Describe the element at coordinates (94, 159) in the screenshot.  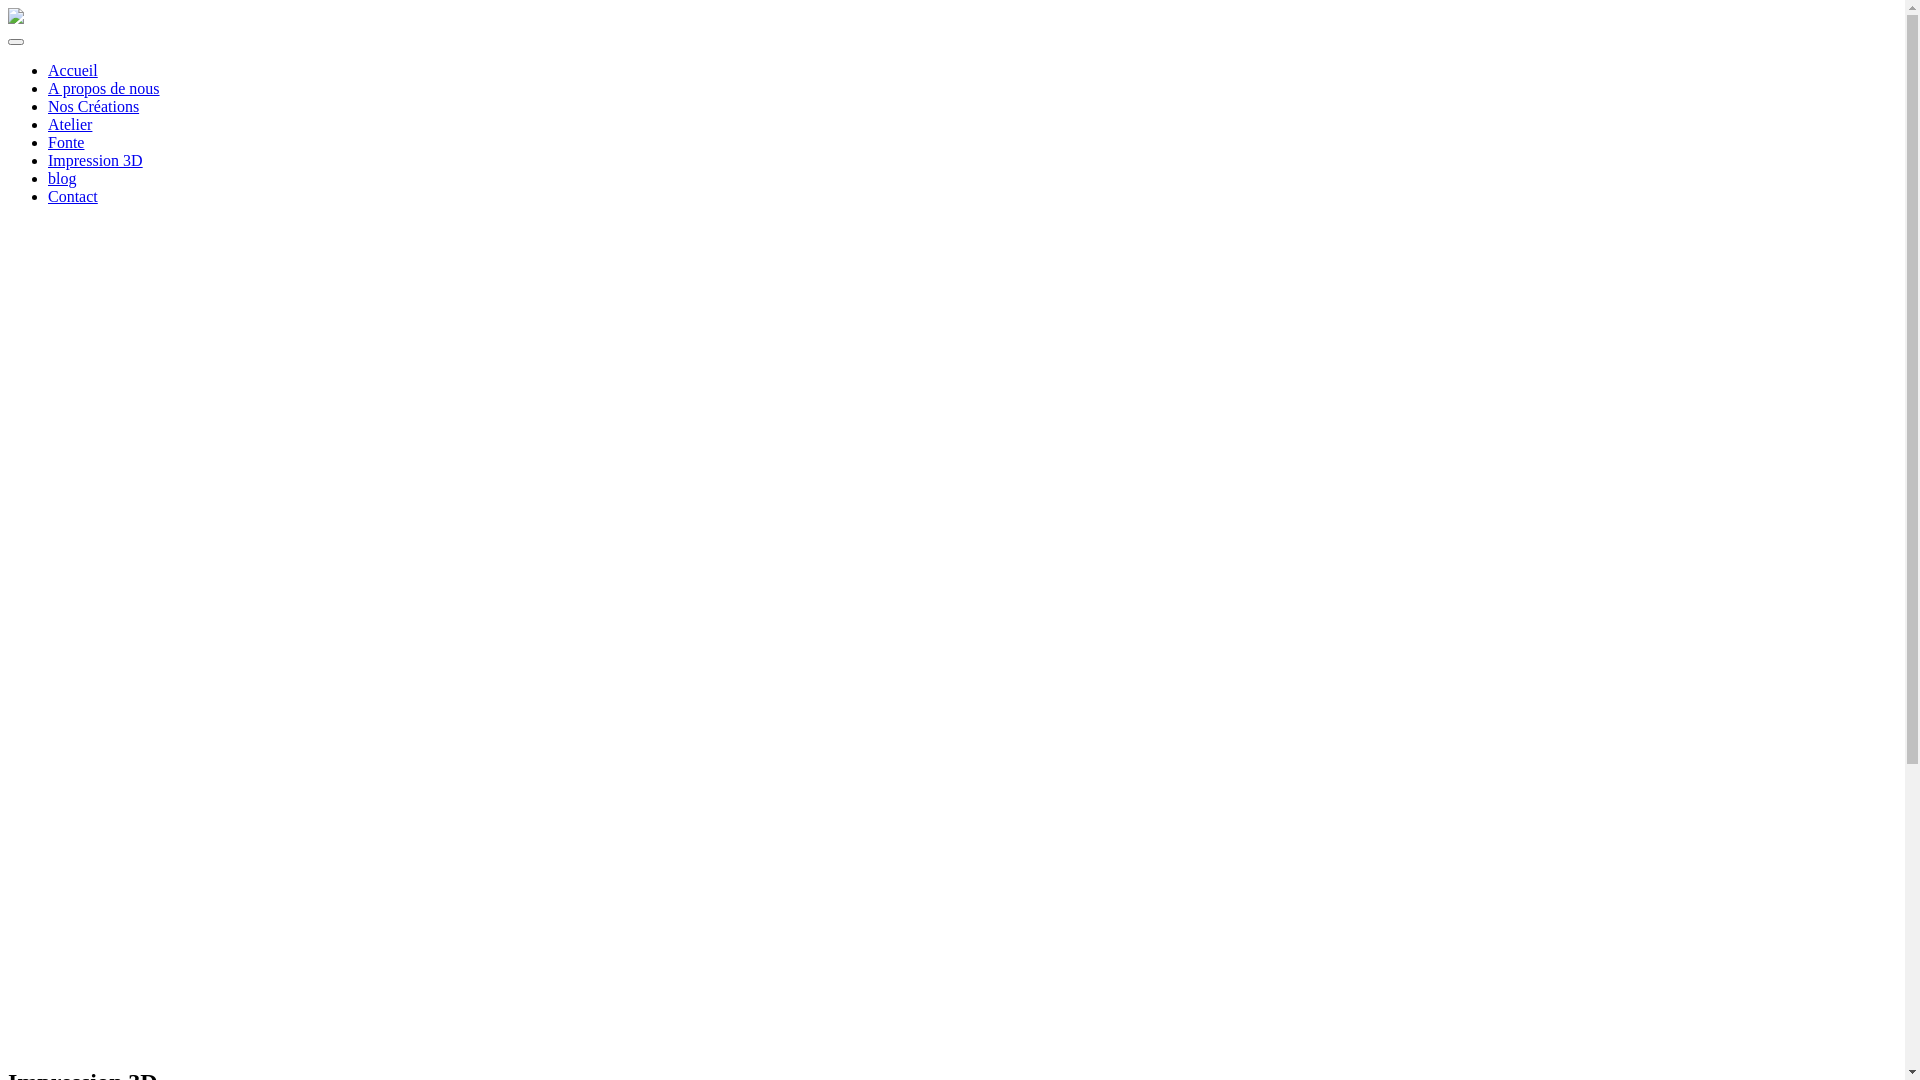
I see `'Impression 3D'` at that location.